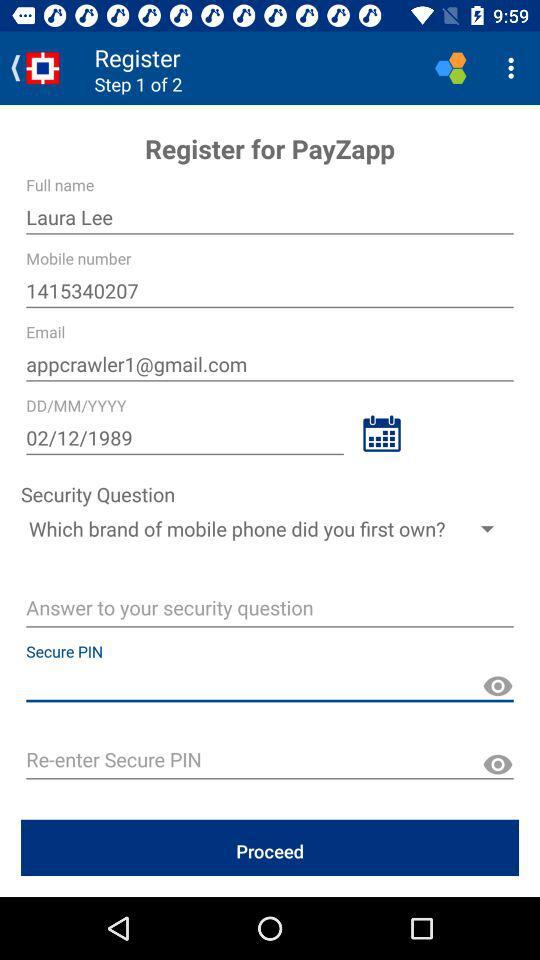  Describe the element at coordinates (270, 761) in the screenshot. I see `space to type pin again along with show what is typing symbol on right` at that location.